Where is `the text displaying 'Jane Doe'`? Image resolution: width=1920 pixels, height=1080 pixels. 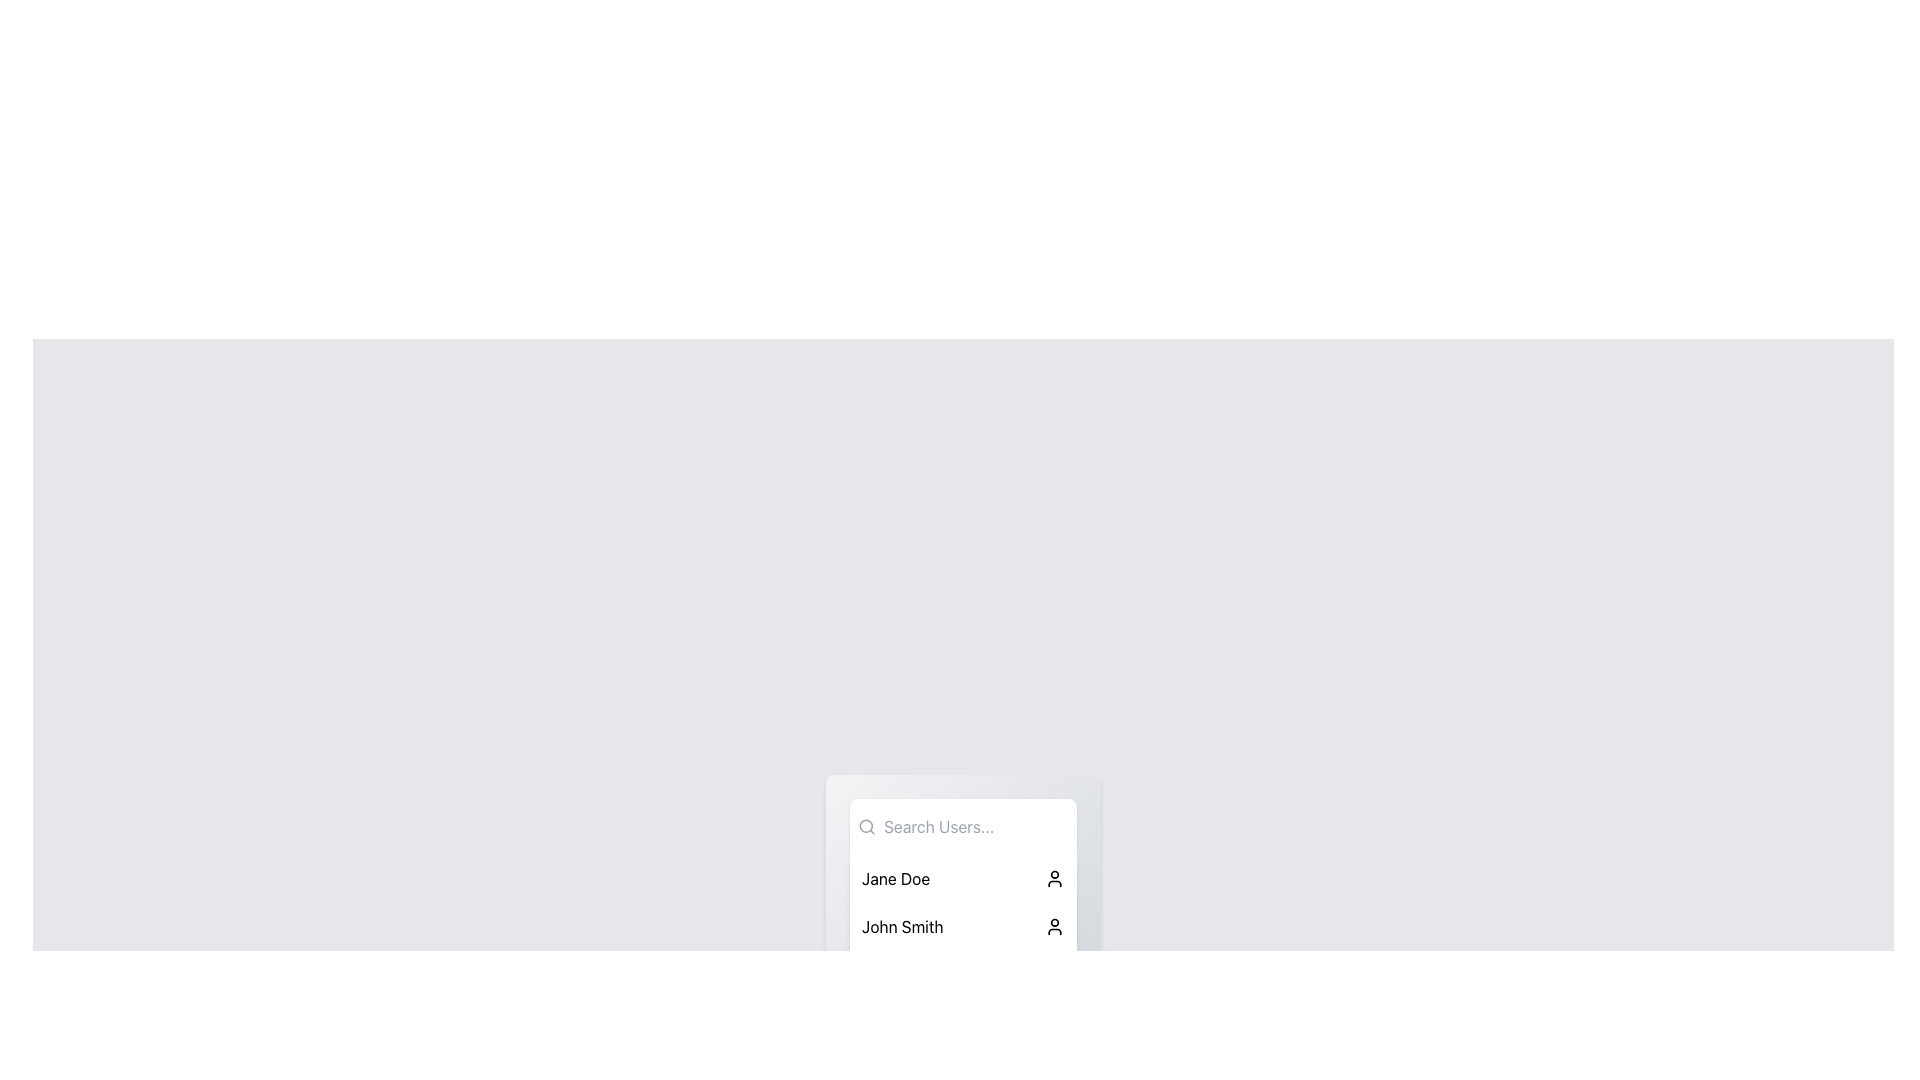
the text displaying 'Jane Doe' is located at coordinates (895, 878).